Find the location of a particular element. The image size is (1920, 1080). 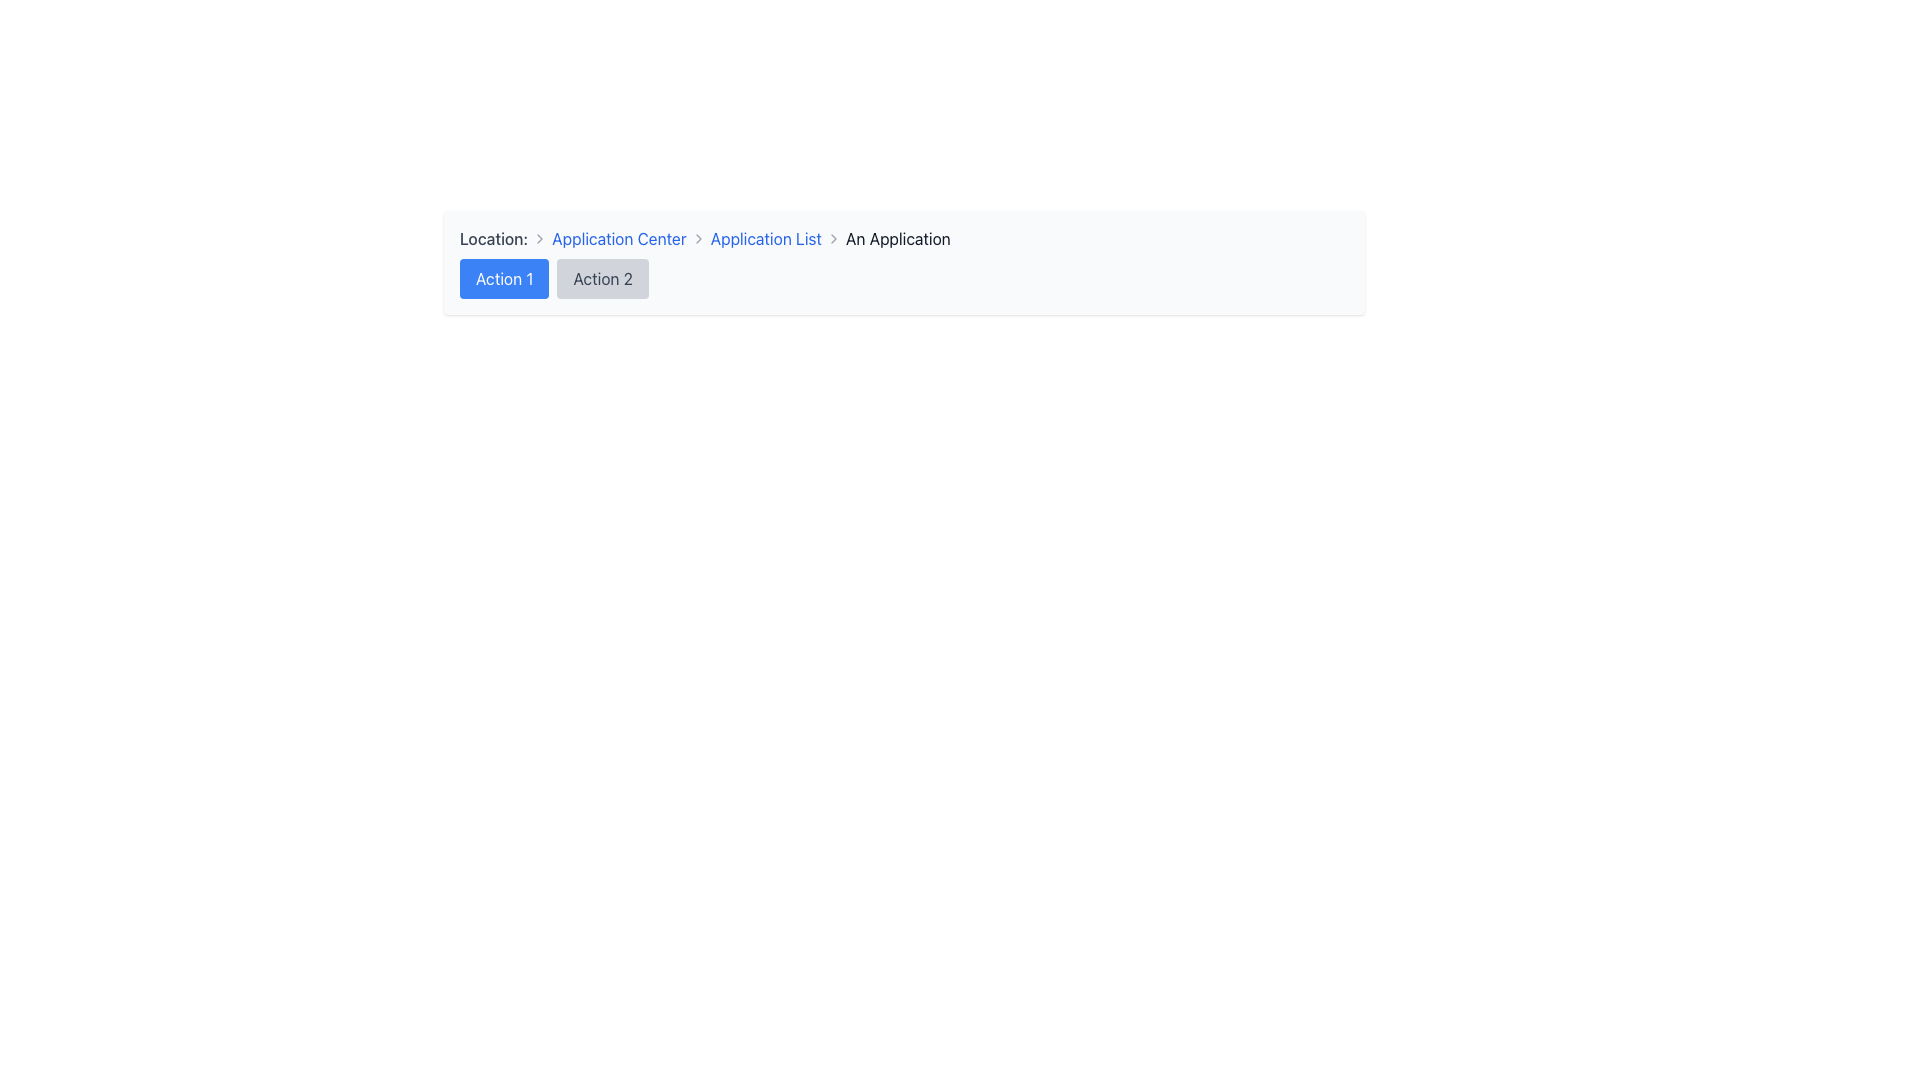

the small rightwards arrow icon in the breadcrumb navigation bar, positioned between 'Location:' and 'Application Center' is located at coordinates (540, 238).